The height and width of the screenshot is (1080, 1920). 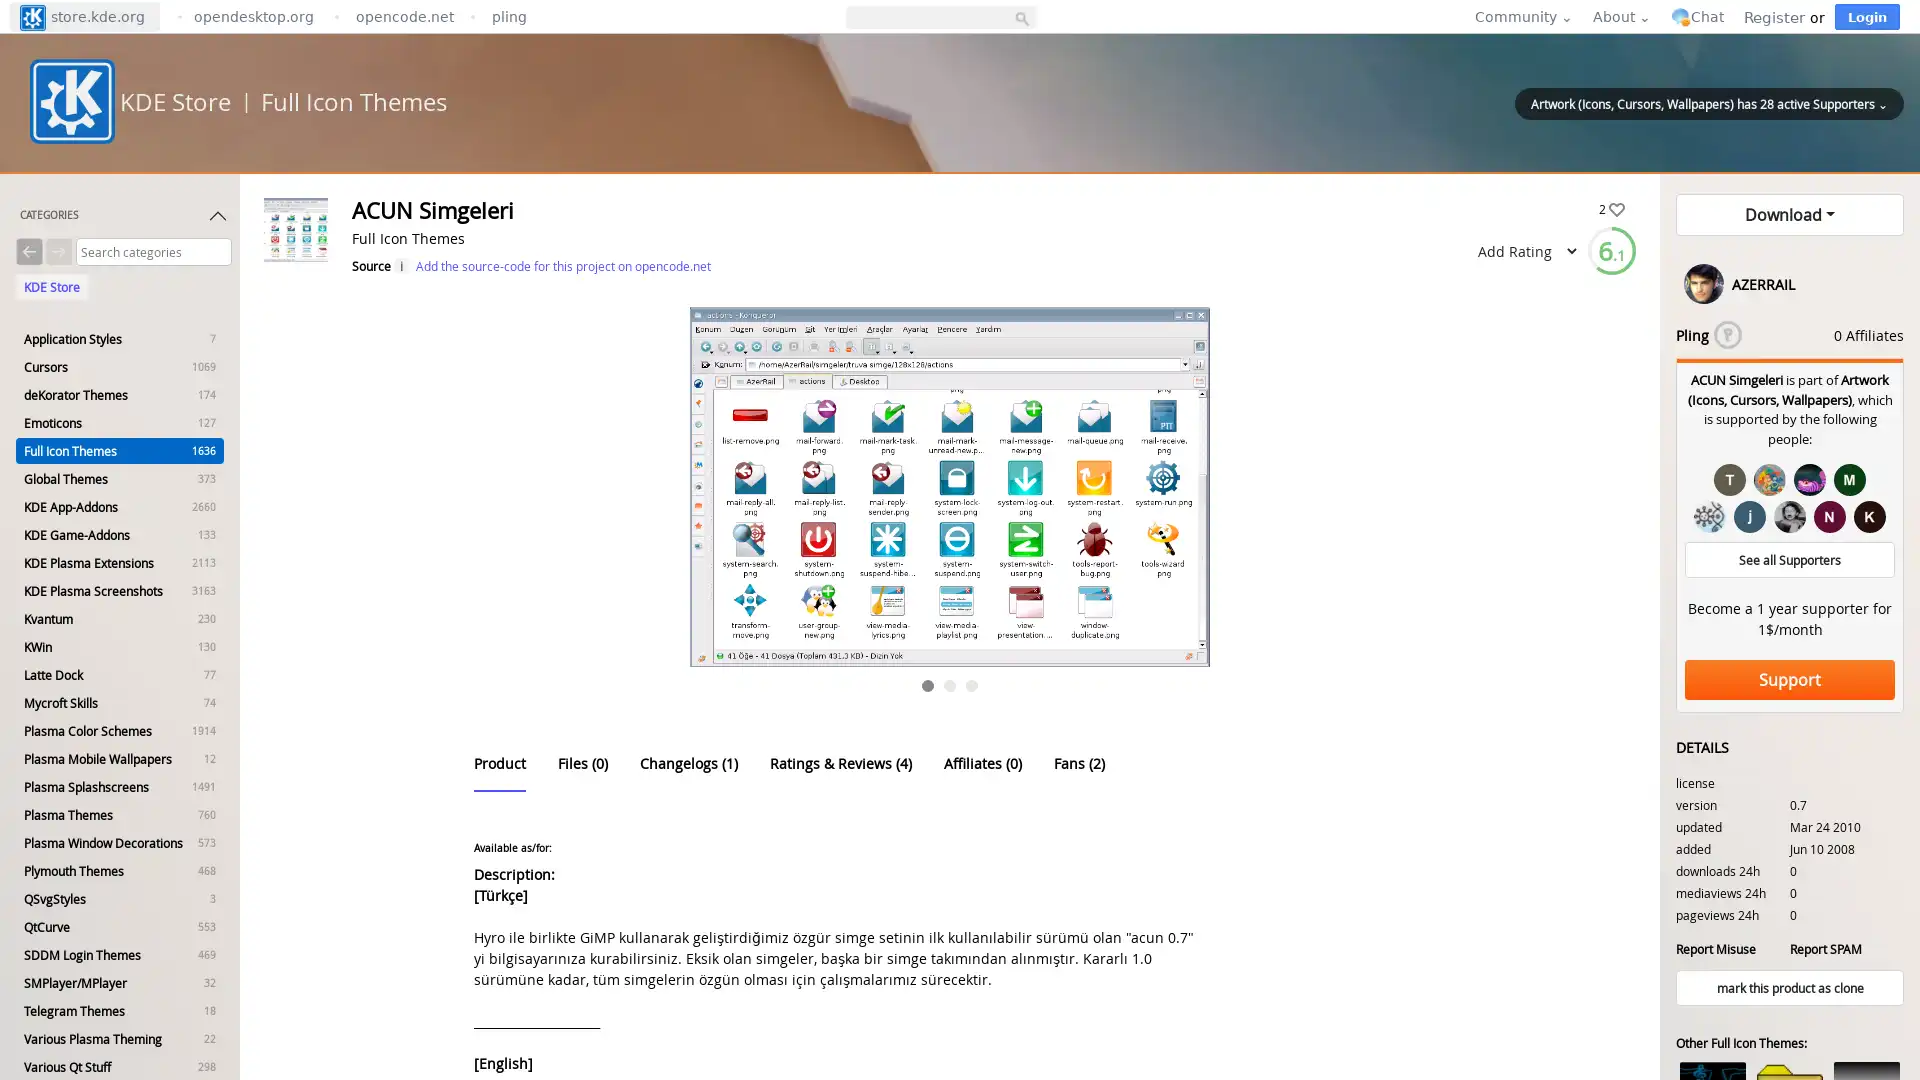 I want to click on Go to slide 2, so click(x=949, y=685).